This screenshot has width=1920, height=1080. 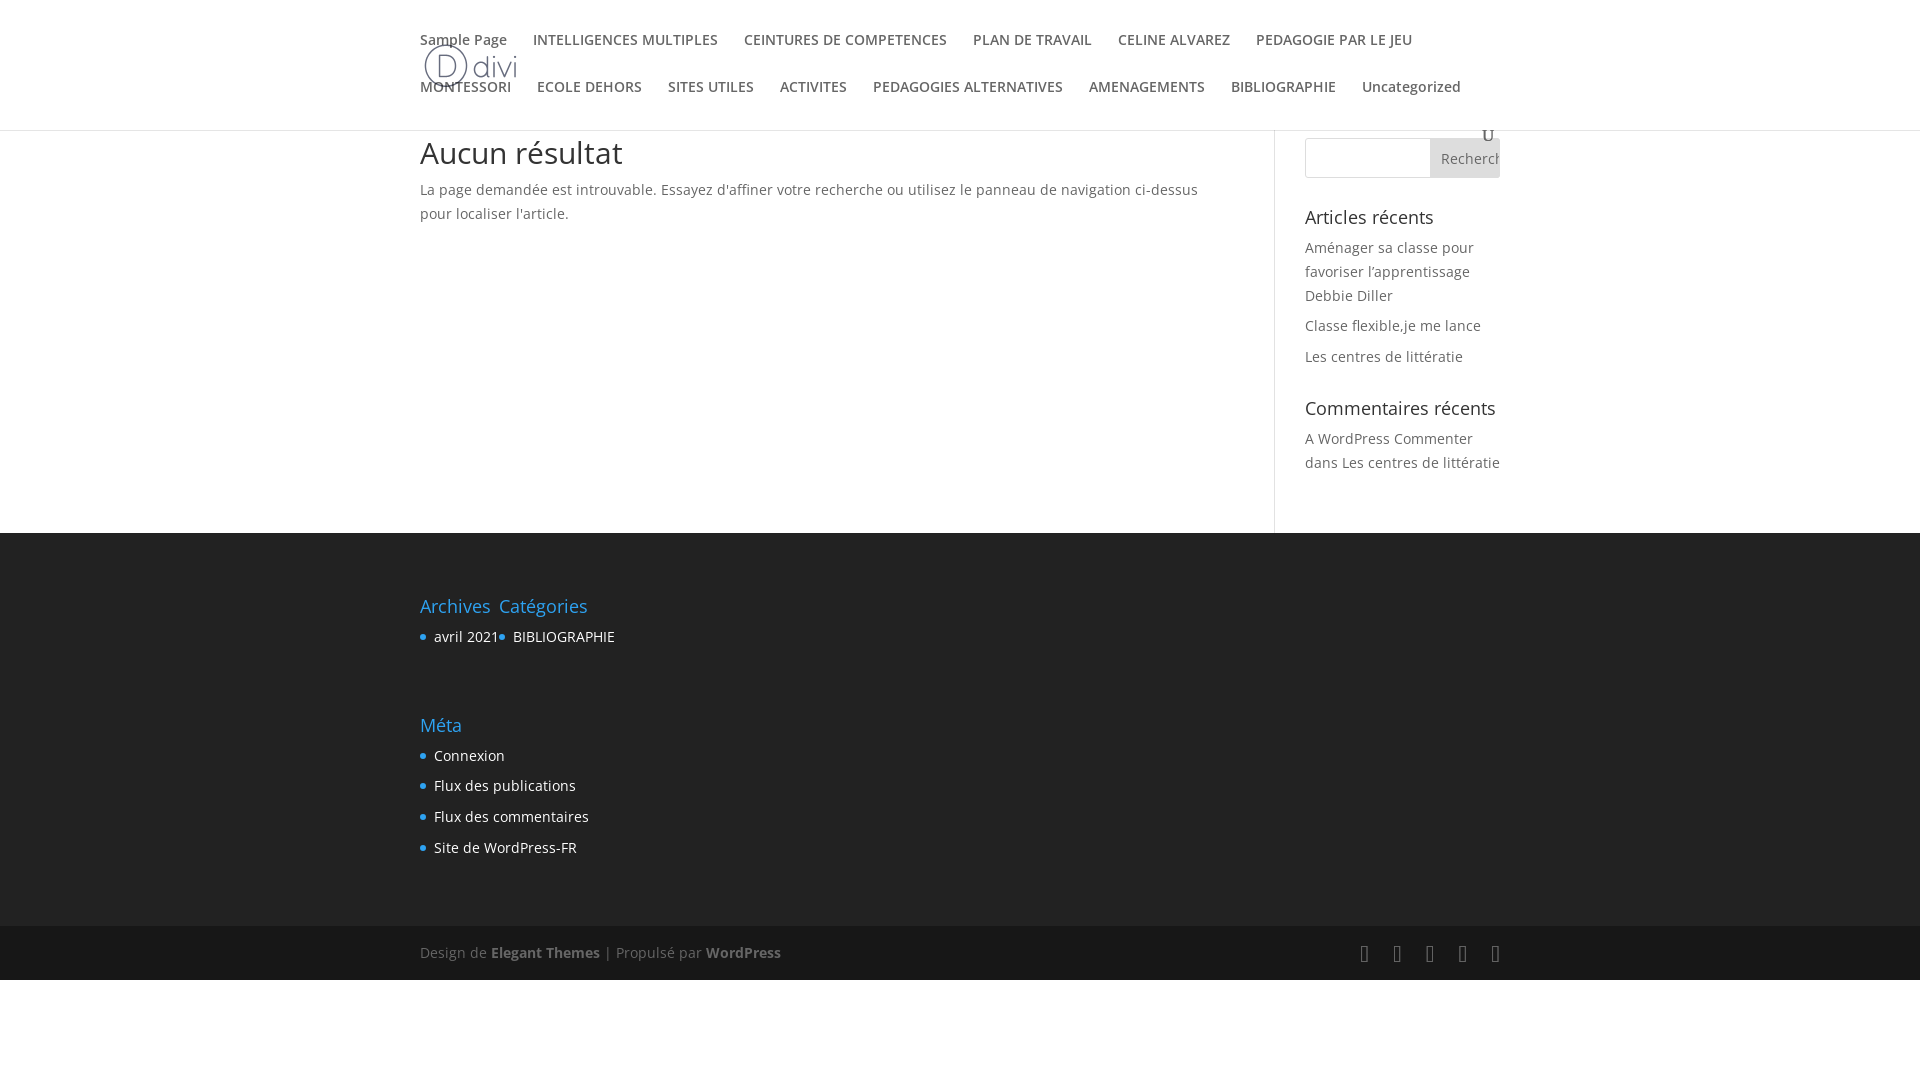 I want to click on 'WordPress', so click(x=705, y=951).